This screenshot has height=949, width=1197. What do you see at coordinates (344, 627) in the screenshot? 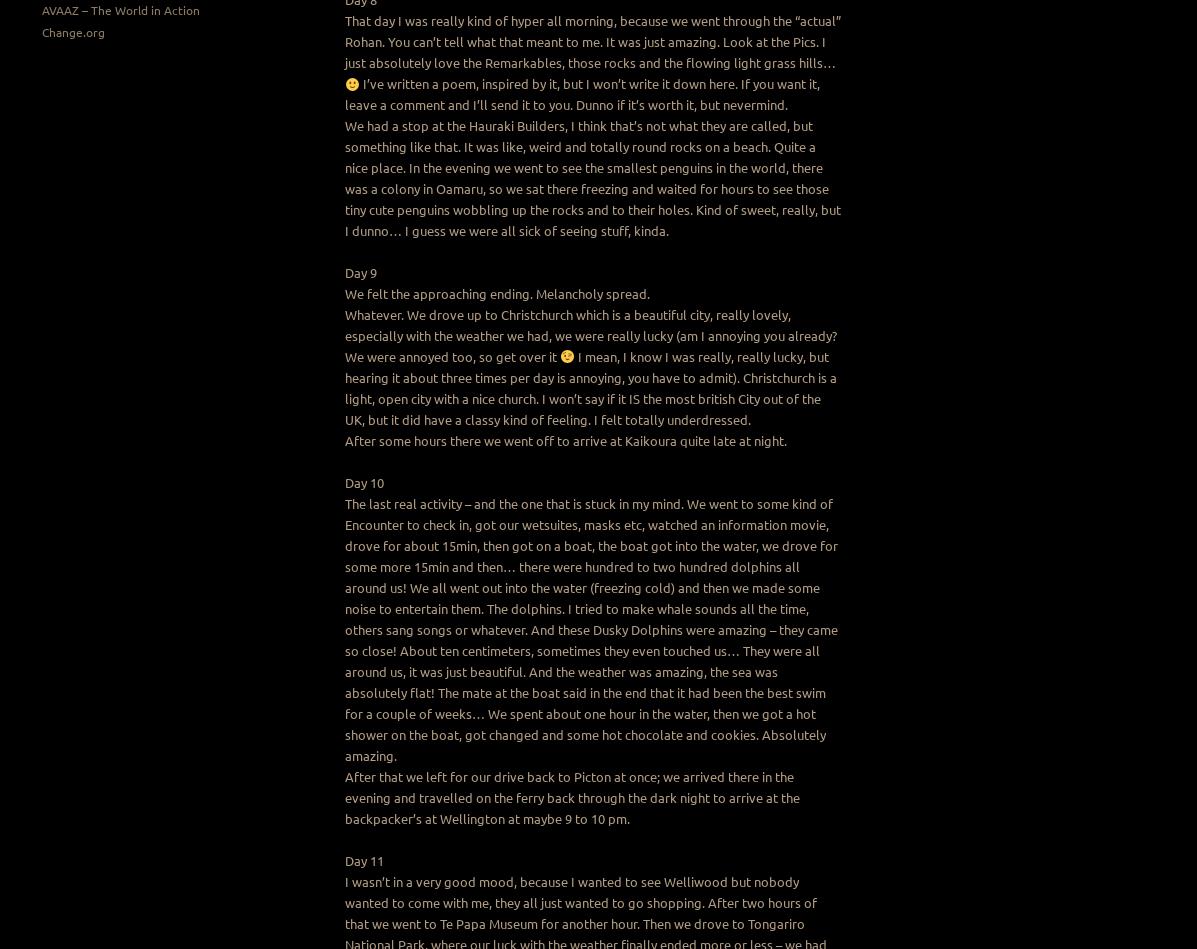
I see `'The last real activity – and the one that is stuck in my mind. We went to some kind of Encounter to check in, got our wetsuites, masks etc, watched an information movie, drove for about 15min, then got on a boat, the boat got into the water, we drove for some more 15min and then… there were hundred to two hundred dolphins all around us! We all went out into the water (freezing cold) and then we made some noise to entertain them. The dolphins. I tried to make whale sounds all the time, others sang songs or whatever. And these Dusky Dolphins were amazing – they came so close! About ten centimeters, sometimes they even touched us… They were all around us, it was just beautiful. And the weather was amazing, the sea was absolutely flat! The mate at the boat said in the end that it had been the best swim for a couple of weeks… We spent about one hour in the water, then we got a hot shower on the boat, got changed and some hot chocolate and cookies. Absolutely amazing.'` at bounding box center [344, 627].